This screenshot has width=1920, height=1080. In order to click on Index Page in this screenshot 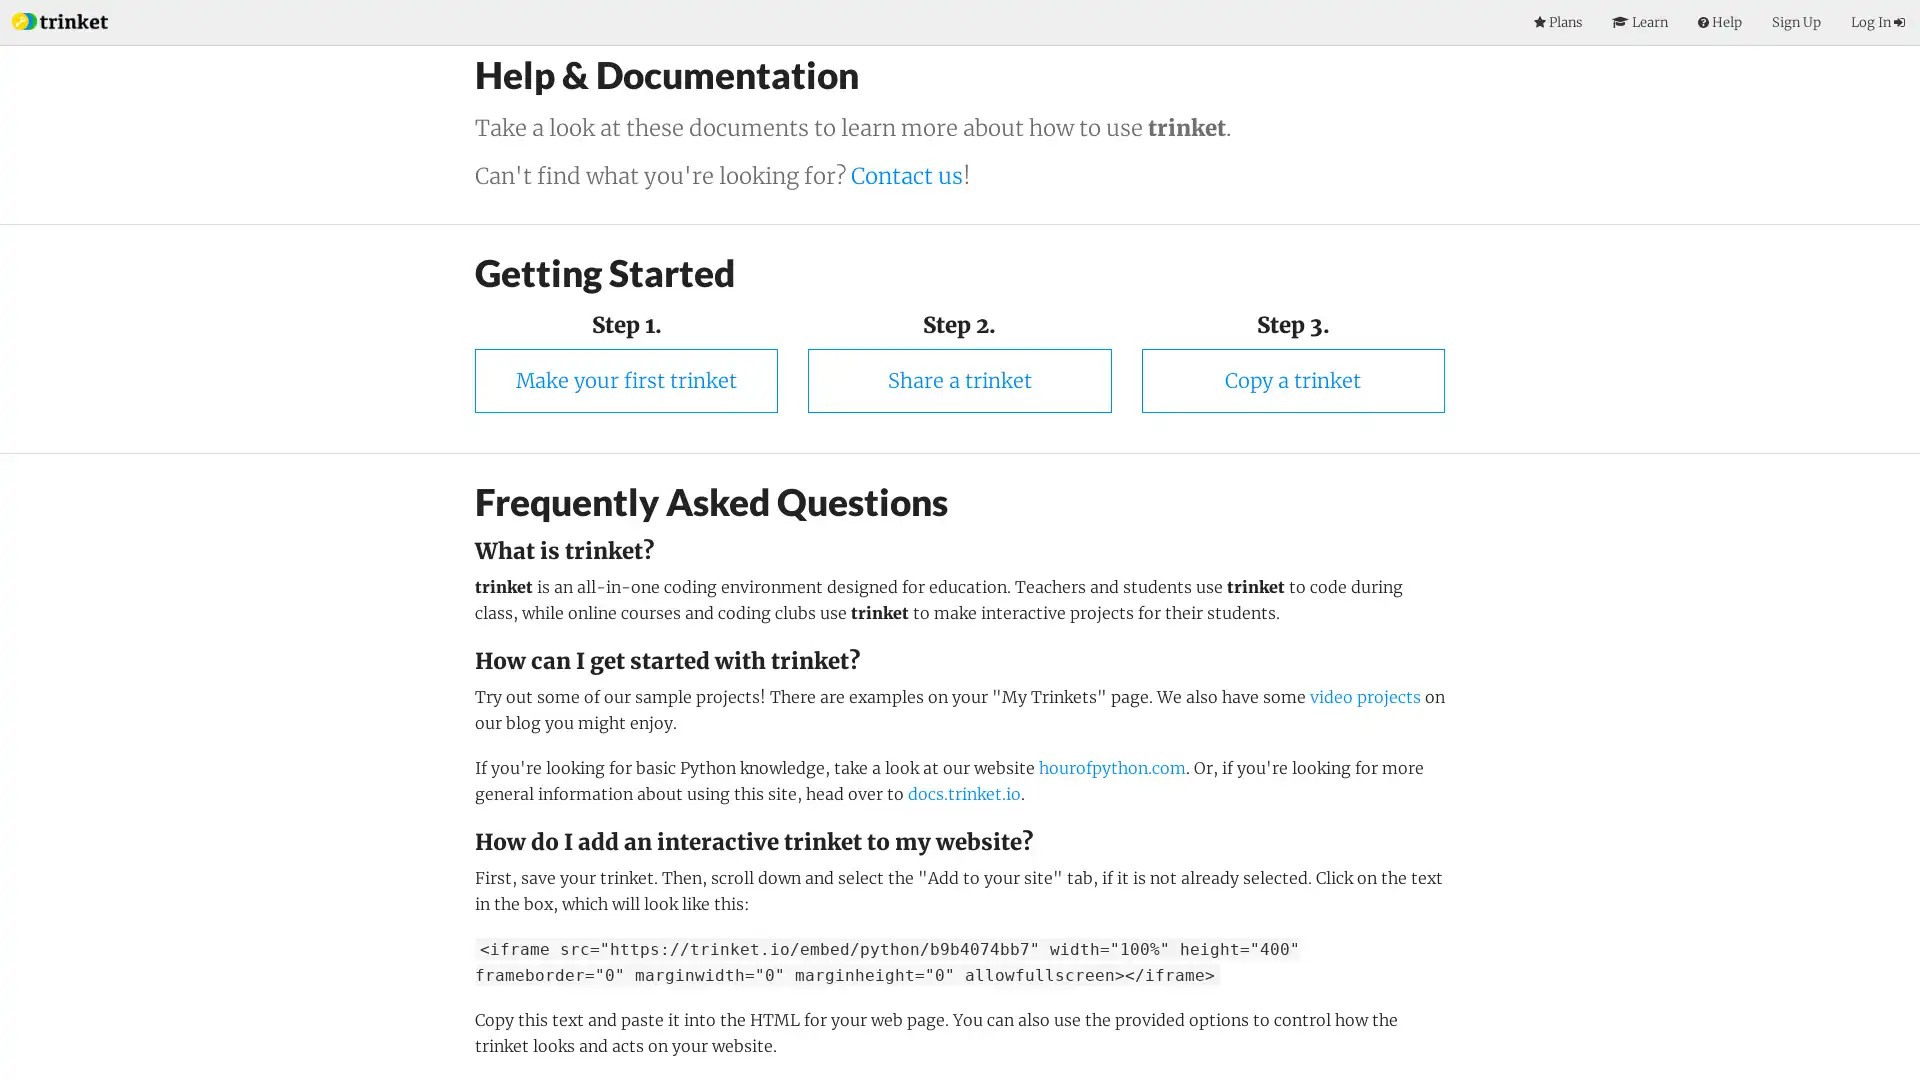, I will do `click(59, 19)`.